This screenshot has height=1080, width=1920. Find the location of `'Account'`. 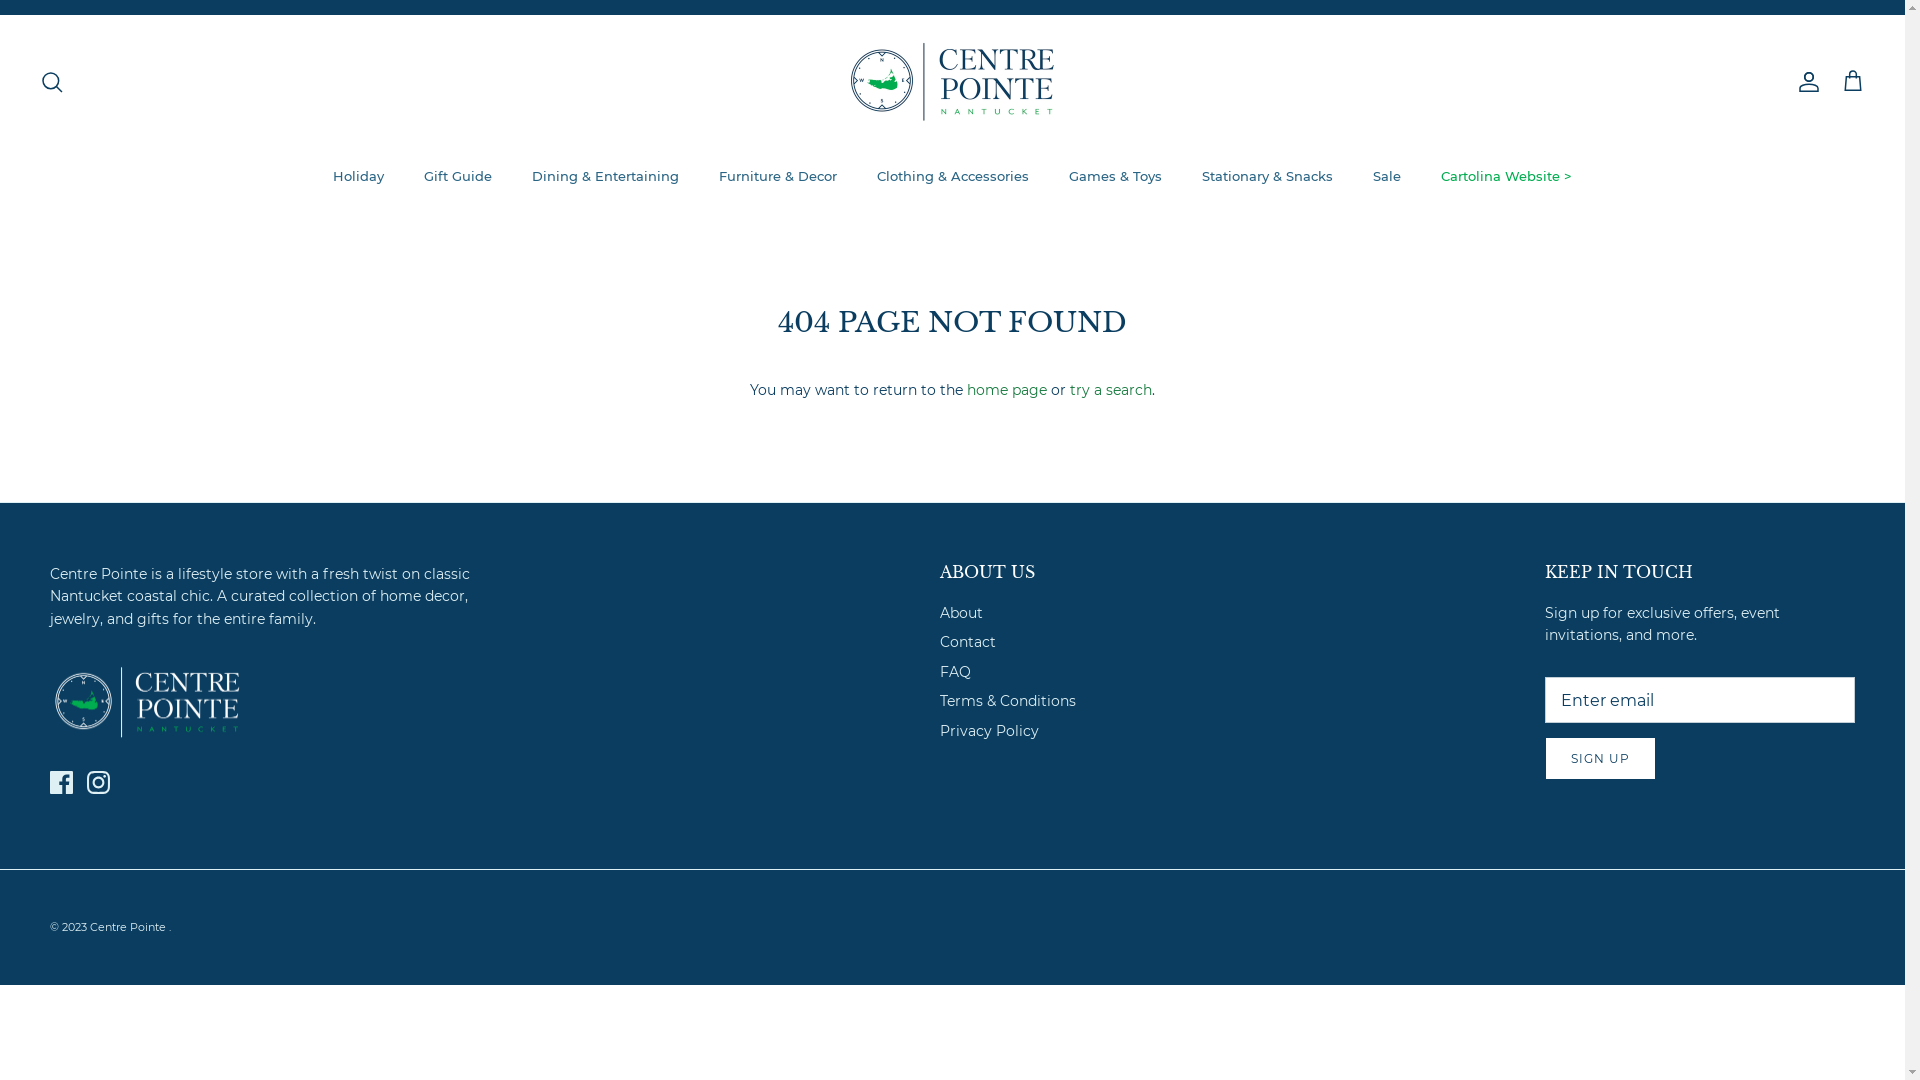

'Account' is located at coordinates (1804, 80).